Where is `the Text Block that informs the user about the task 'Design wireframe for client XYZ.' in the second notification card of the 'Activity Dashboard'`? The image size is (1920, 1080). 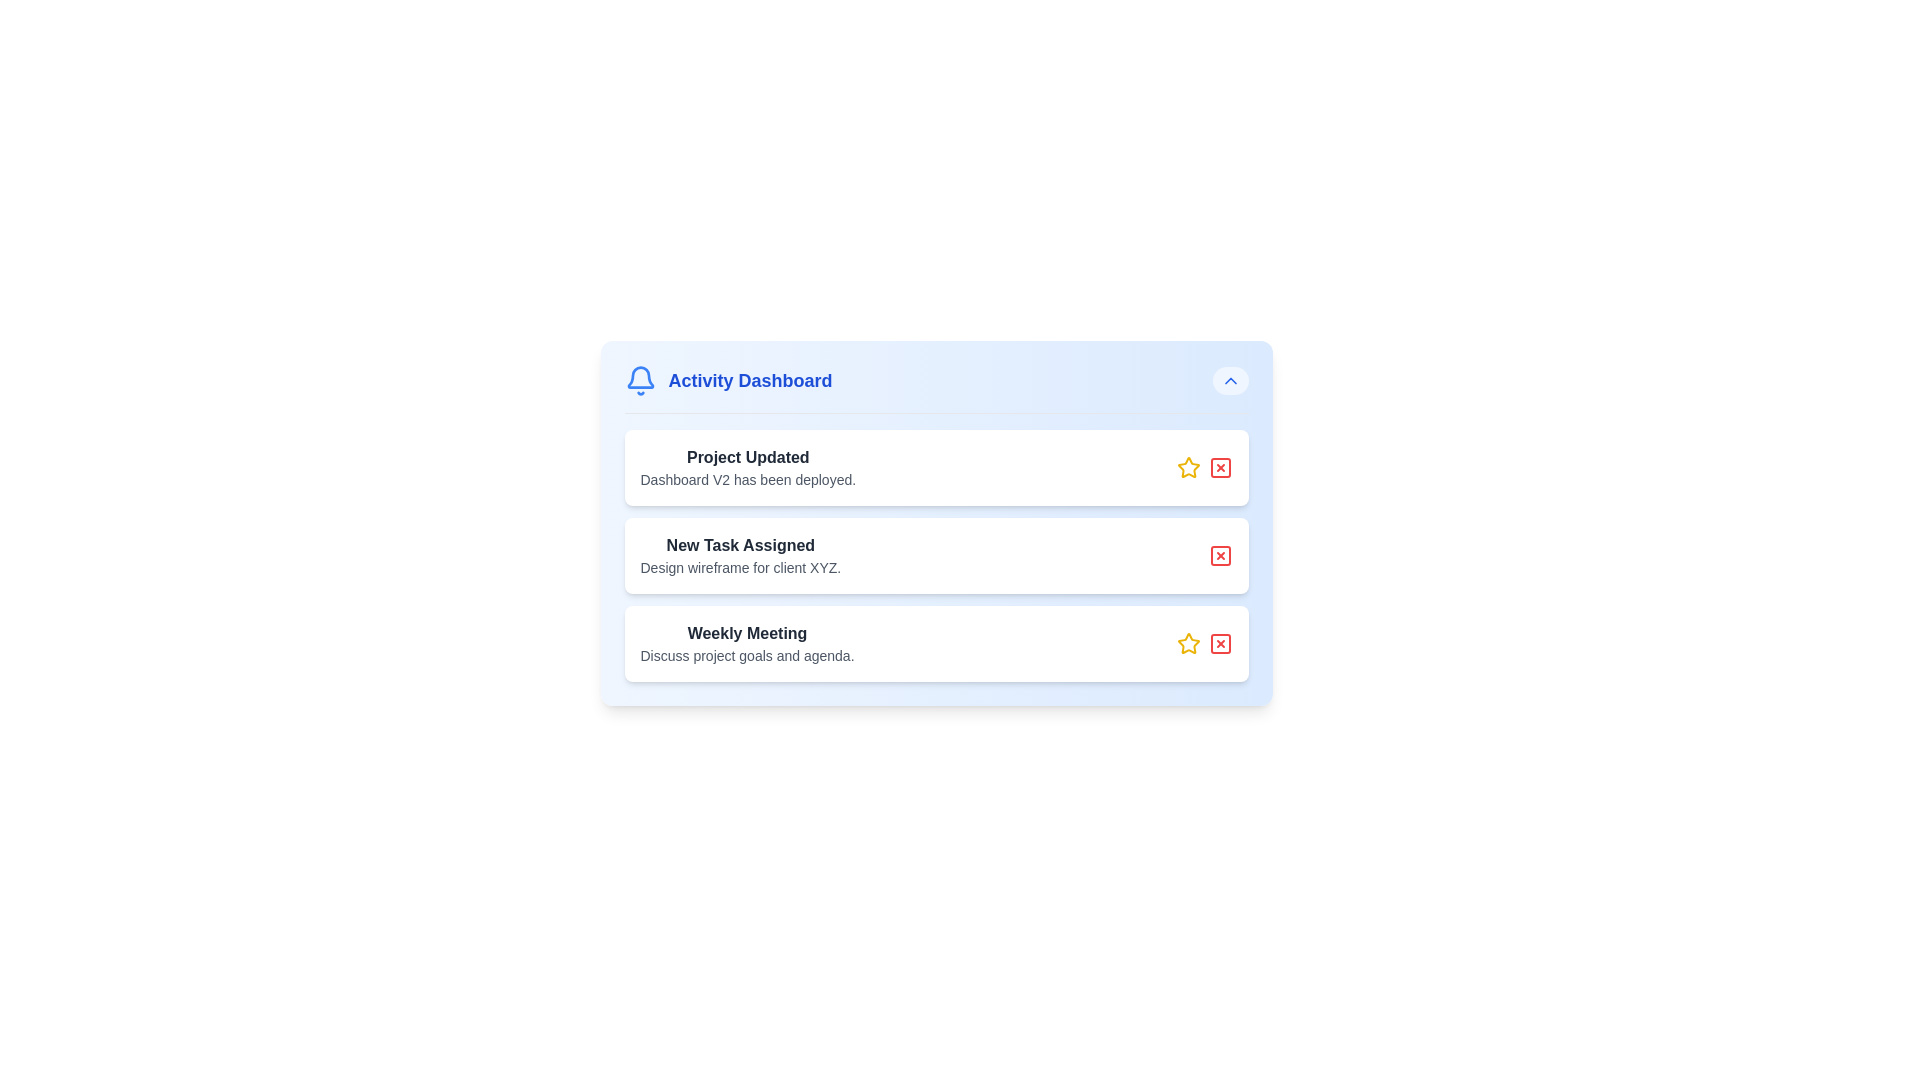 the Text Block that informs the user about the task 'Design wireframe for client XYZ.' in the second notification card of the 'Activity Dashboard' is located at coordinates (739, 555).